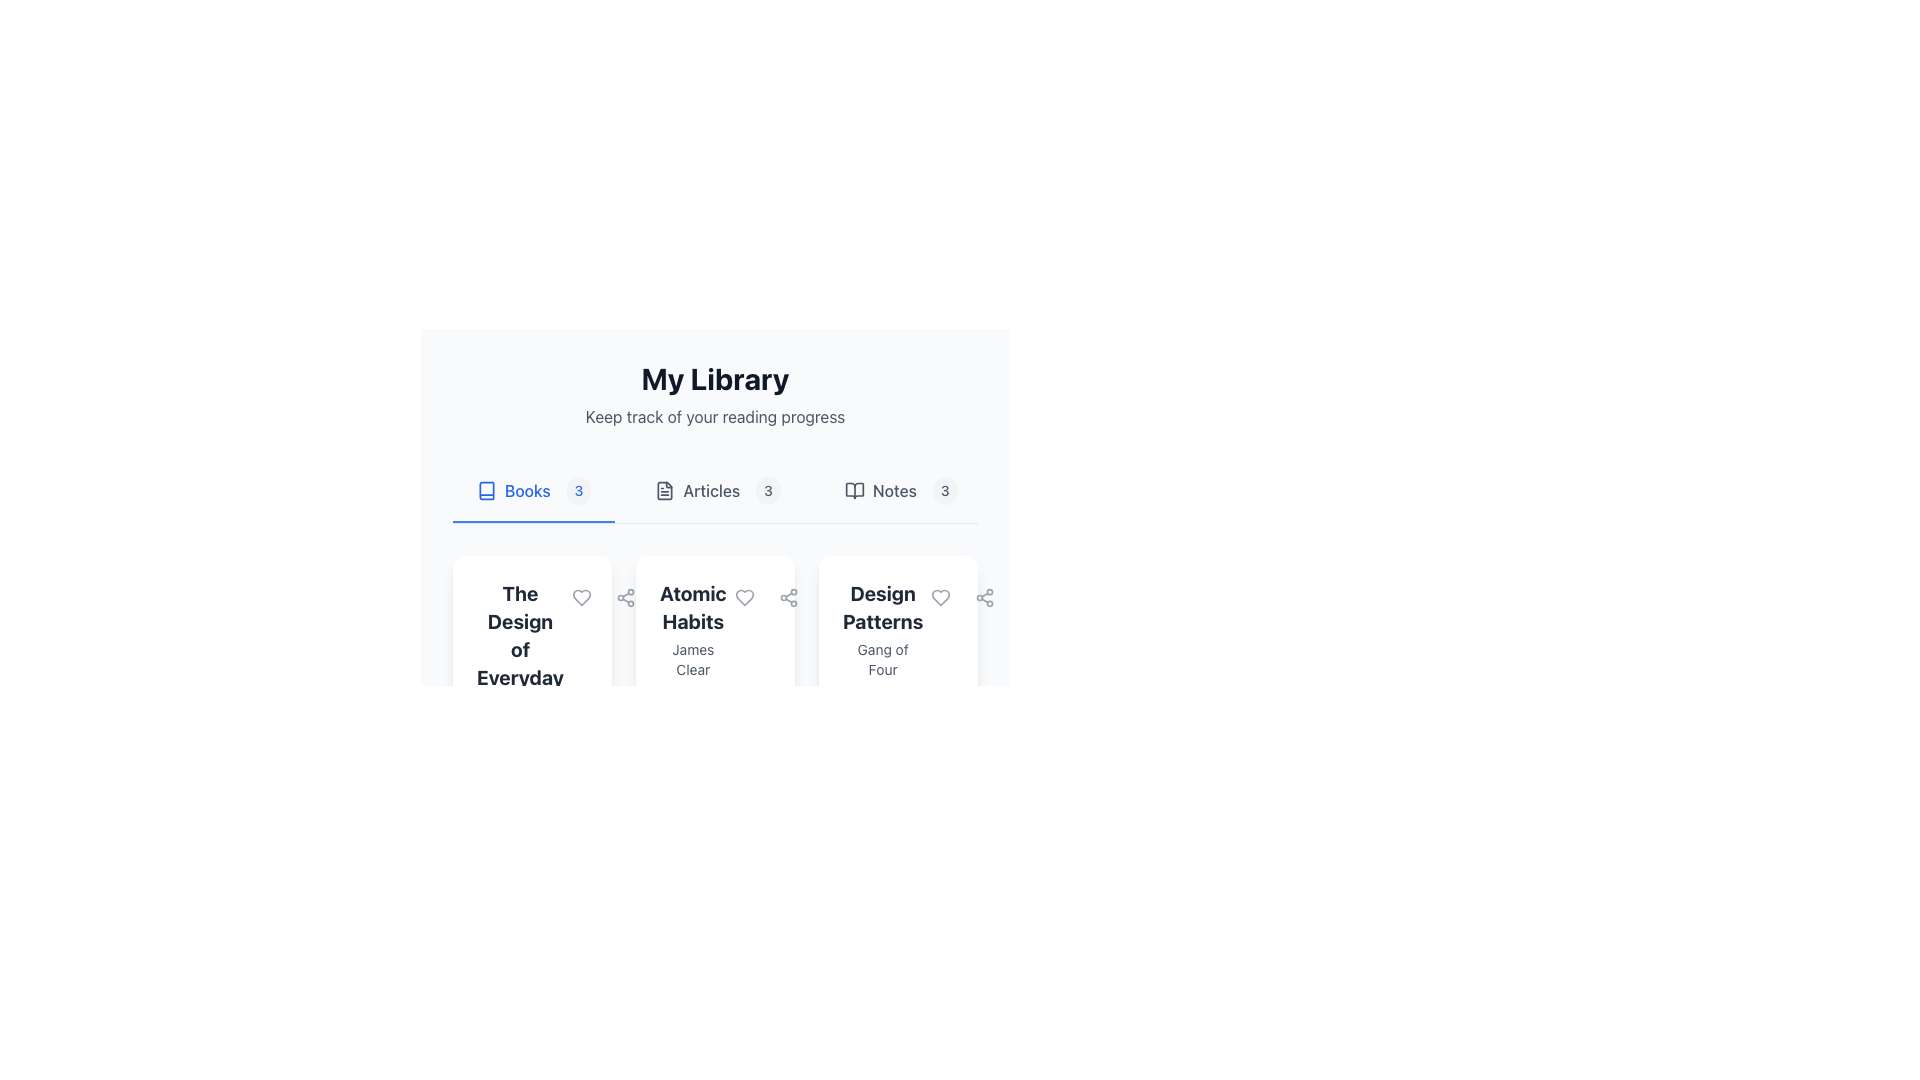  I want to click on text from the title and subtitle Text block located at the top of the section, which provides context about the content related to the user's reading progress, so click(715, 394).